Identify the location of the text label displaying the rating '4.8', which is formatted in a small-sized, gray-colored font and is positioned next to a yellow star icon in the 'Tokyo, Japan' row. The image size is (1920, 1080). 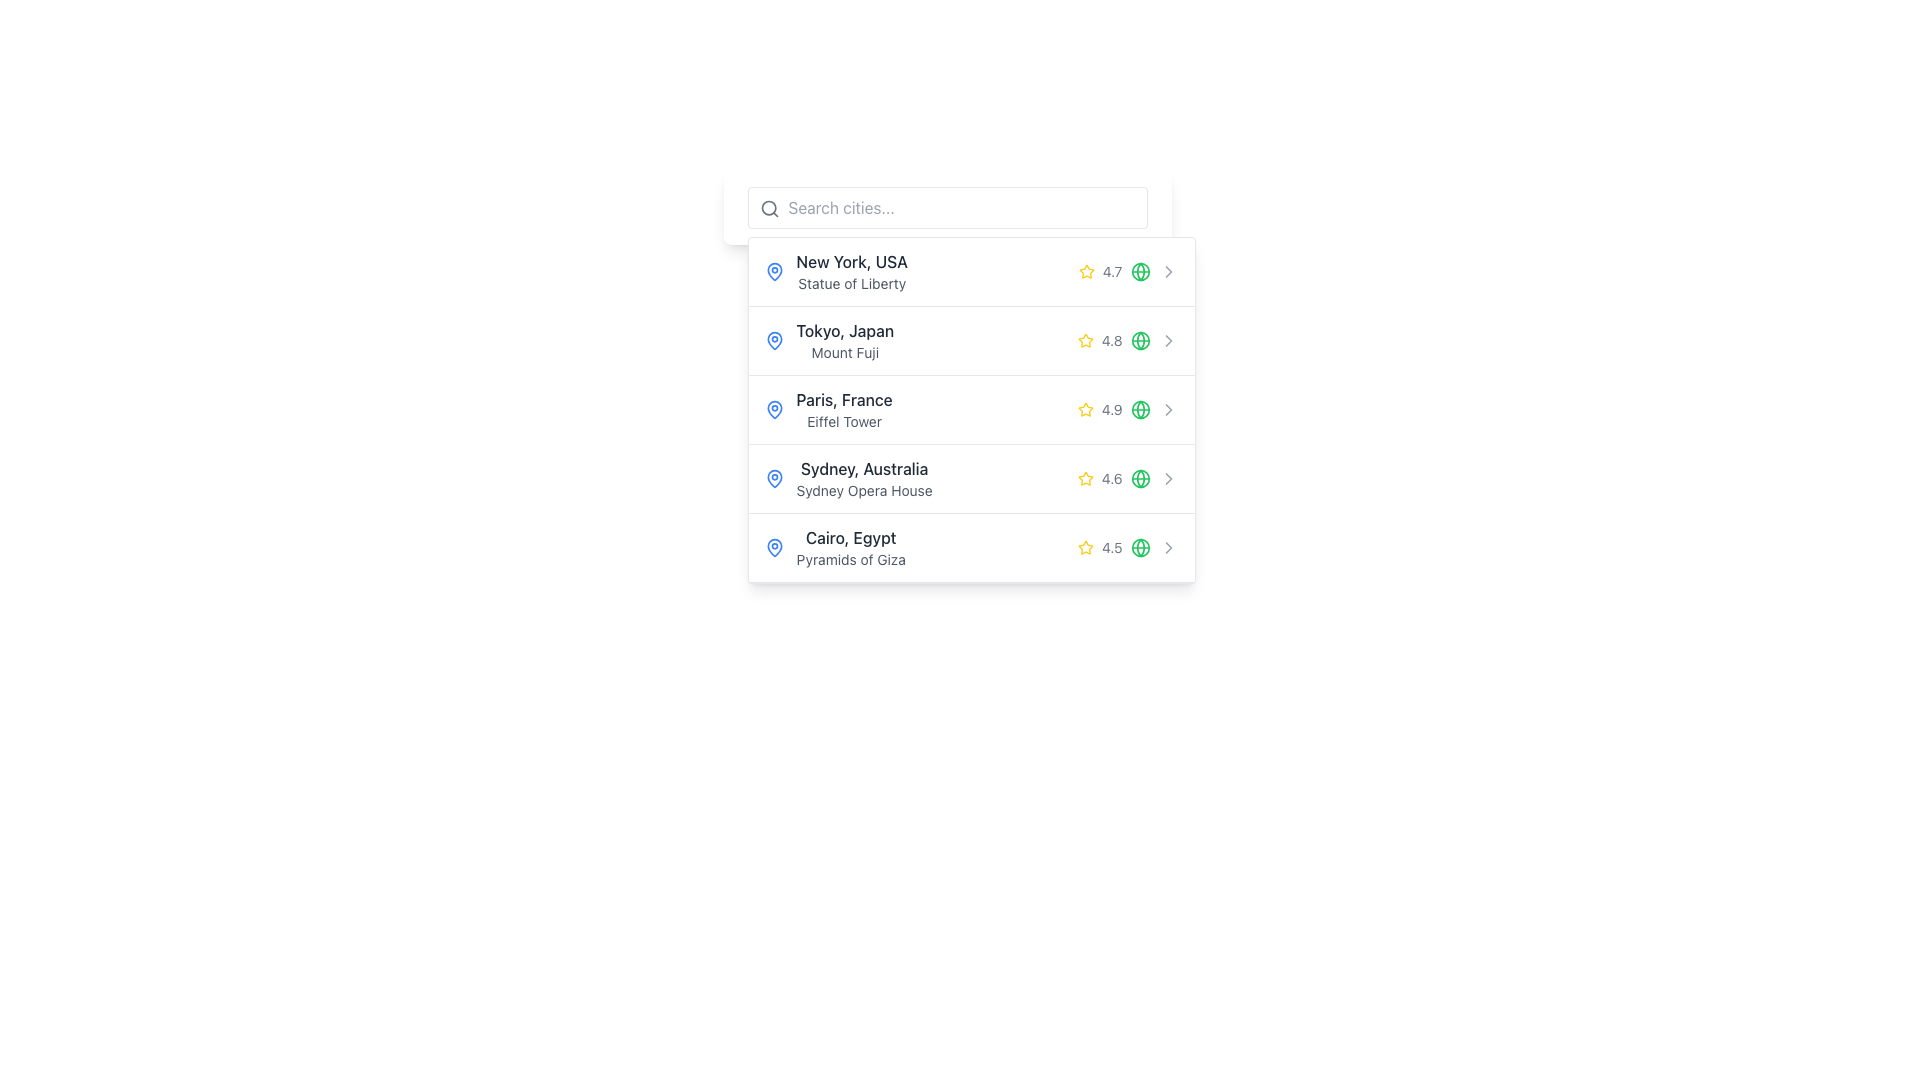
(1111, 339).